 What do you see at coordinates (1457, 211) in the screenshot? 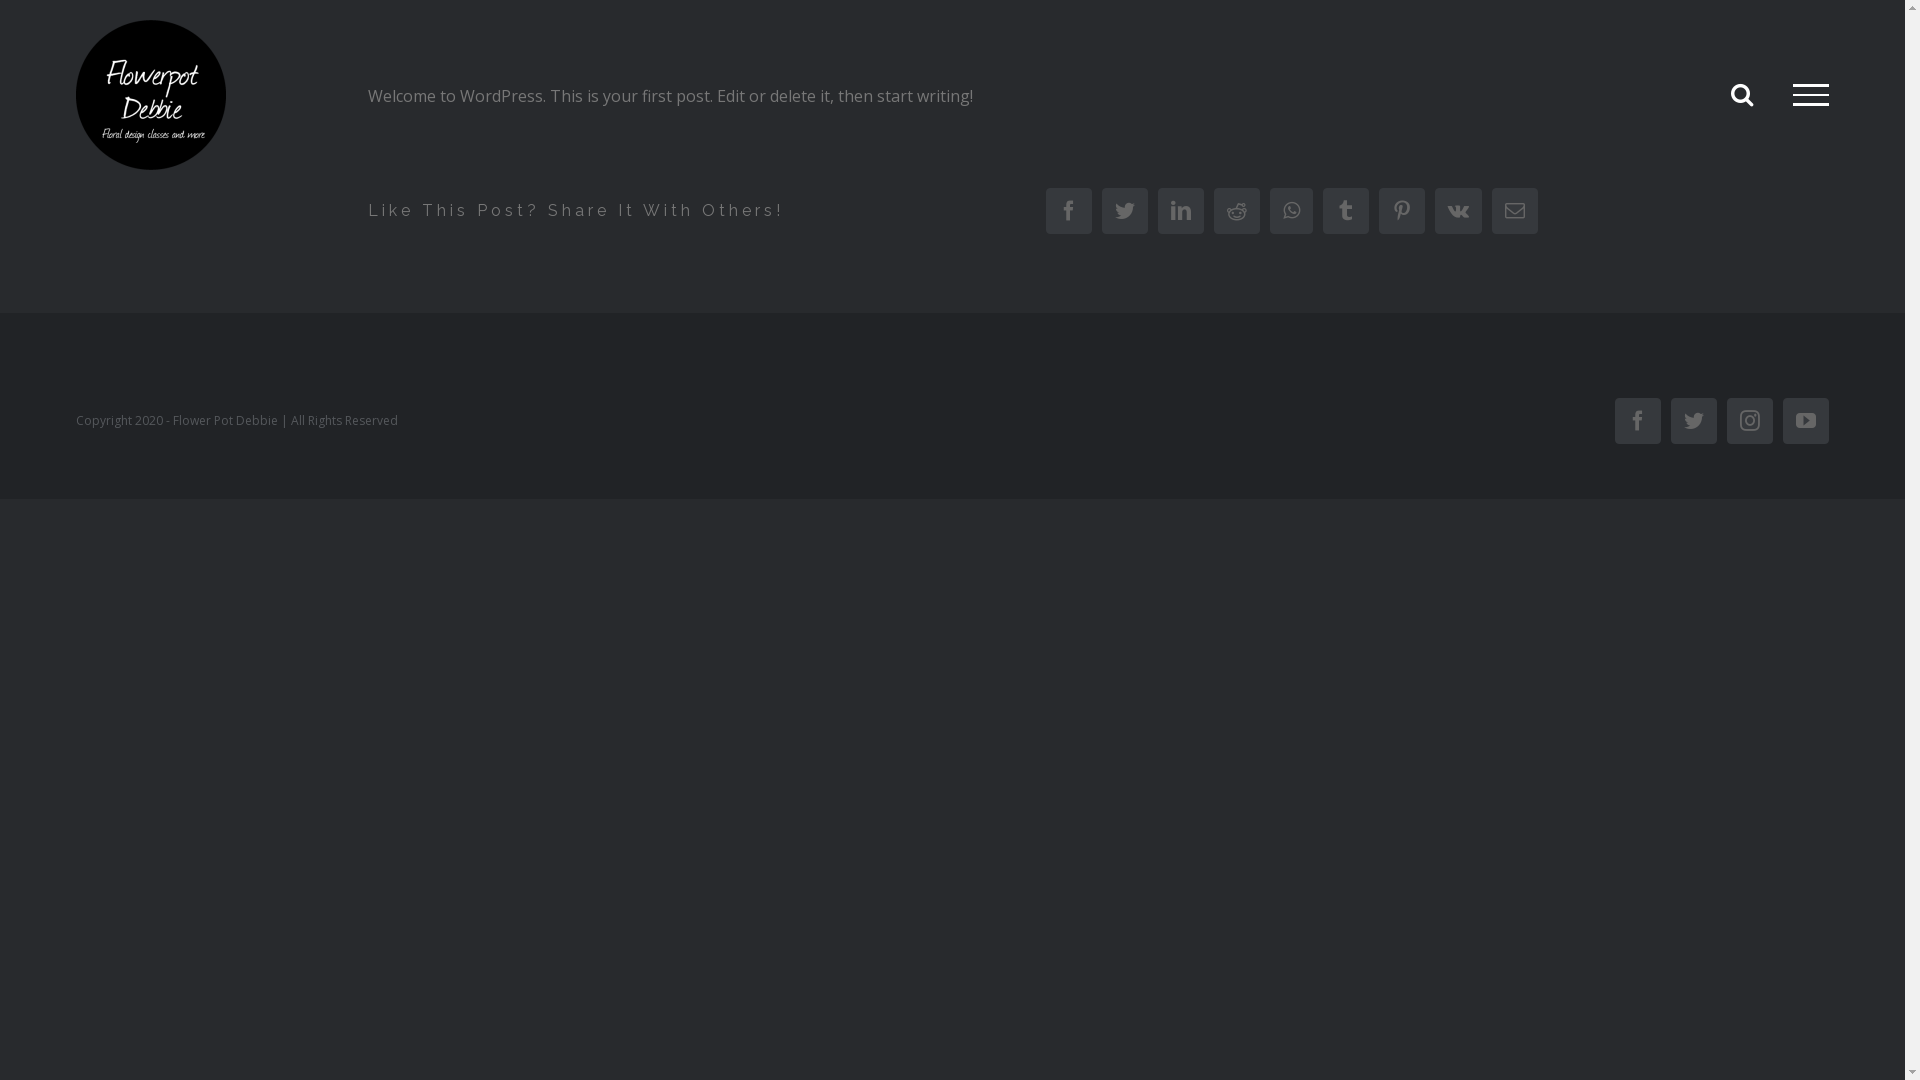
I see `'vk'` at bounding box center [1457, 211].